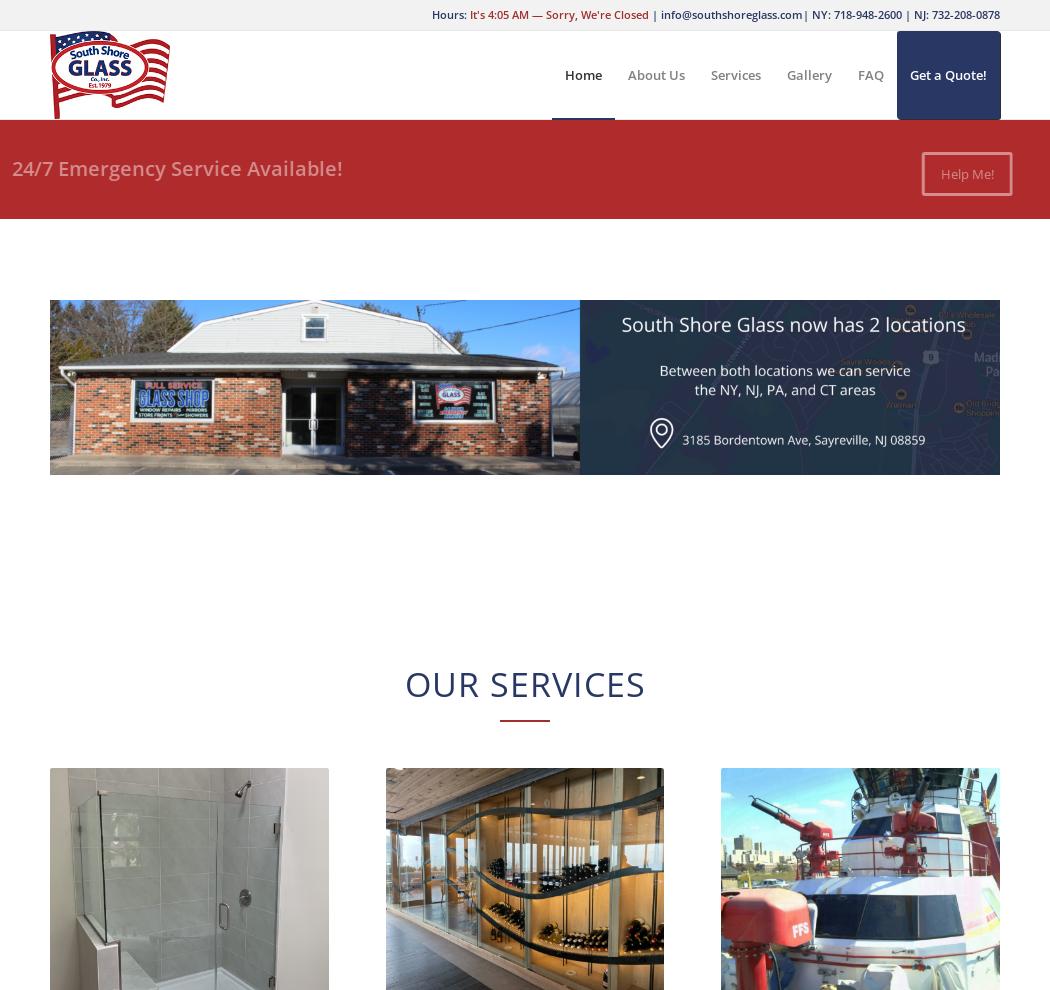 The image size is (1050, 990). What do you see at coordinates (857, 13) in the screenshot?
I see `'NY: 718-948-2600'` at bounding box center [857, 13].